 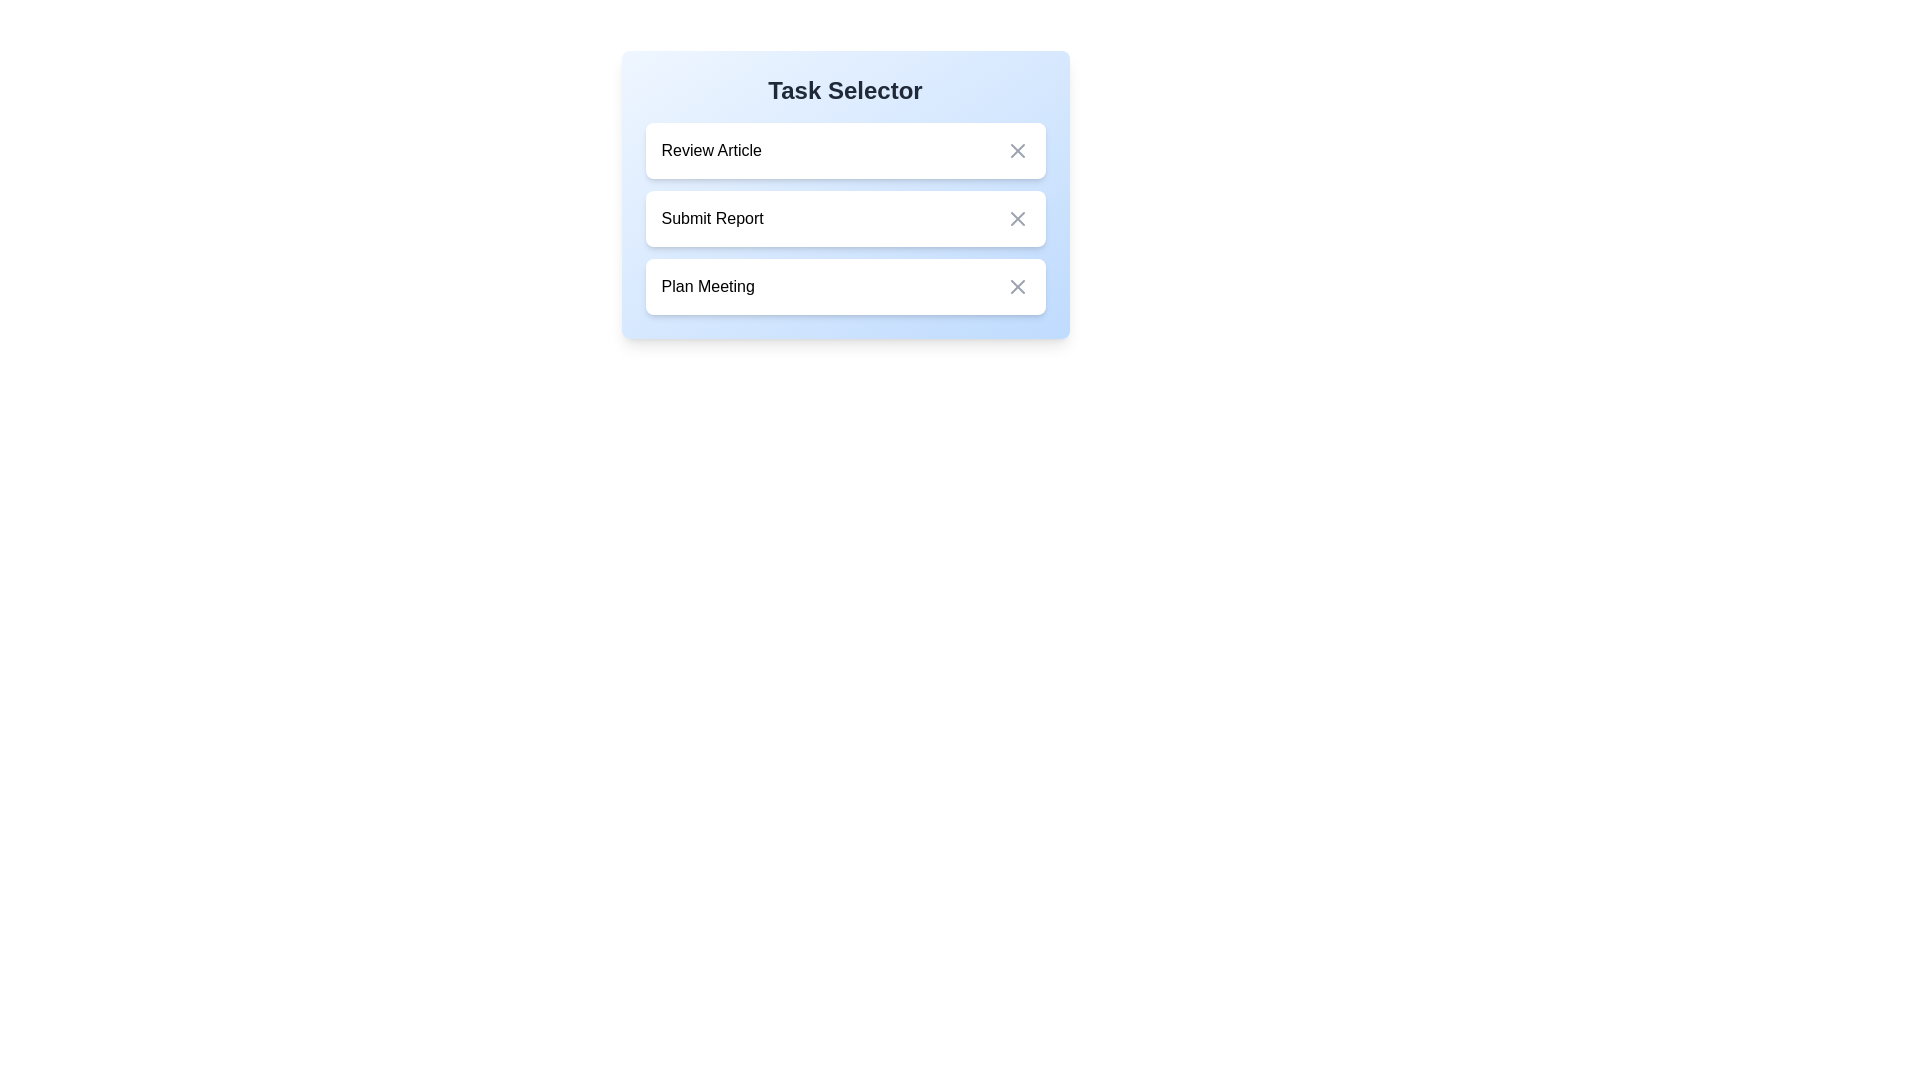 I want to click on the text label that identifies the third task in a vertical list, positioned to the left of the delete ('X') icon, so click(x=708, y=286).